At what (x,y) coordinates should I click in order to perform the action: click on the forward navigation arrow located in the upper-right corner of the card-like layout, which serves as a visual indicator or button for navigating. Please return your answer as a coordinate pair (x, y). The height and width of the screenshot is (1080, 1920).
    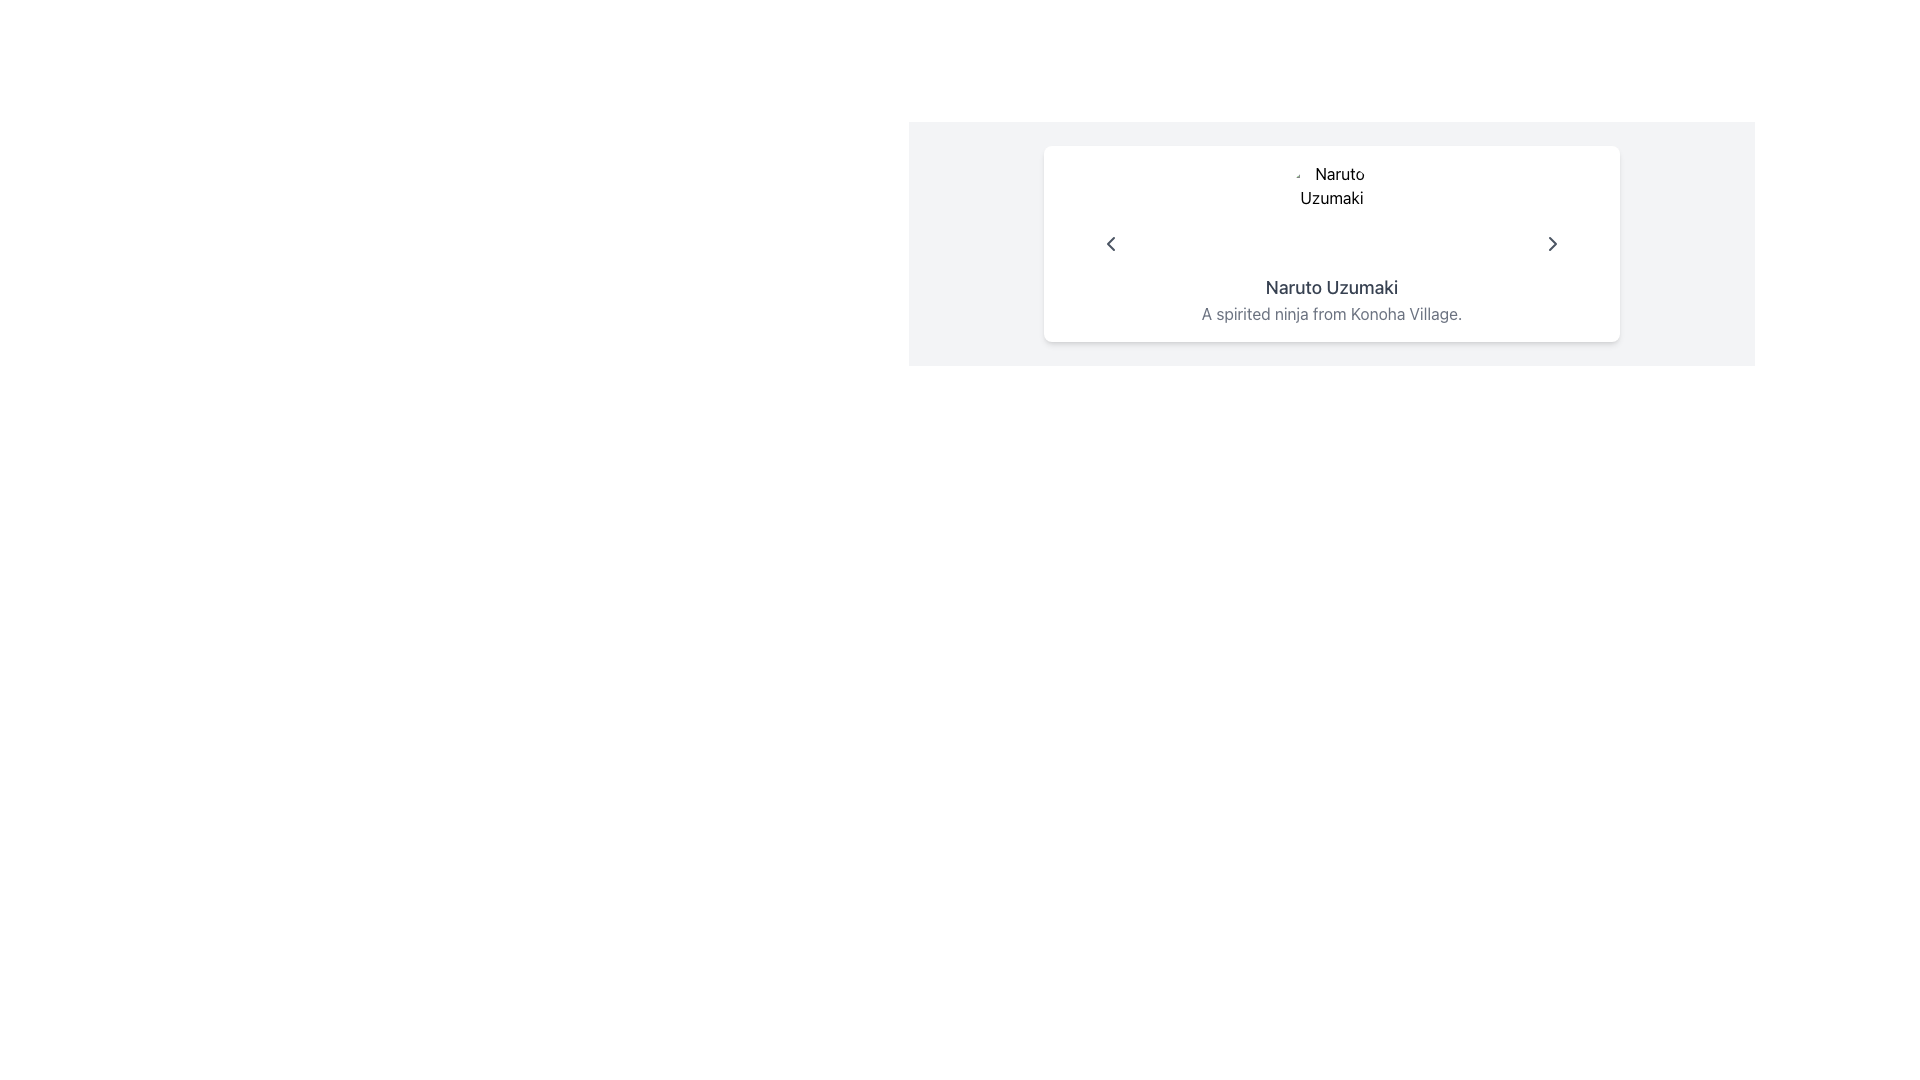
    Looking at the image, I should click on (1551, 242).